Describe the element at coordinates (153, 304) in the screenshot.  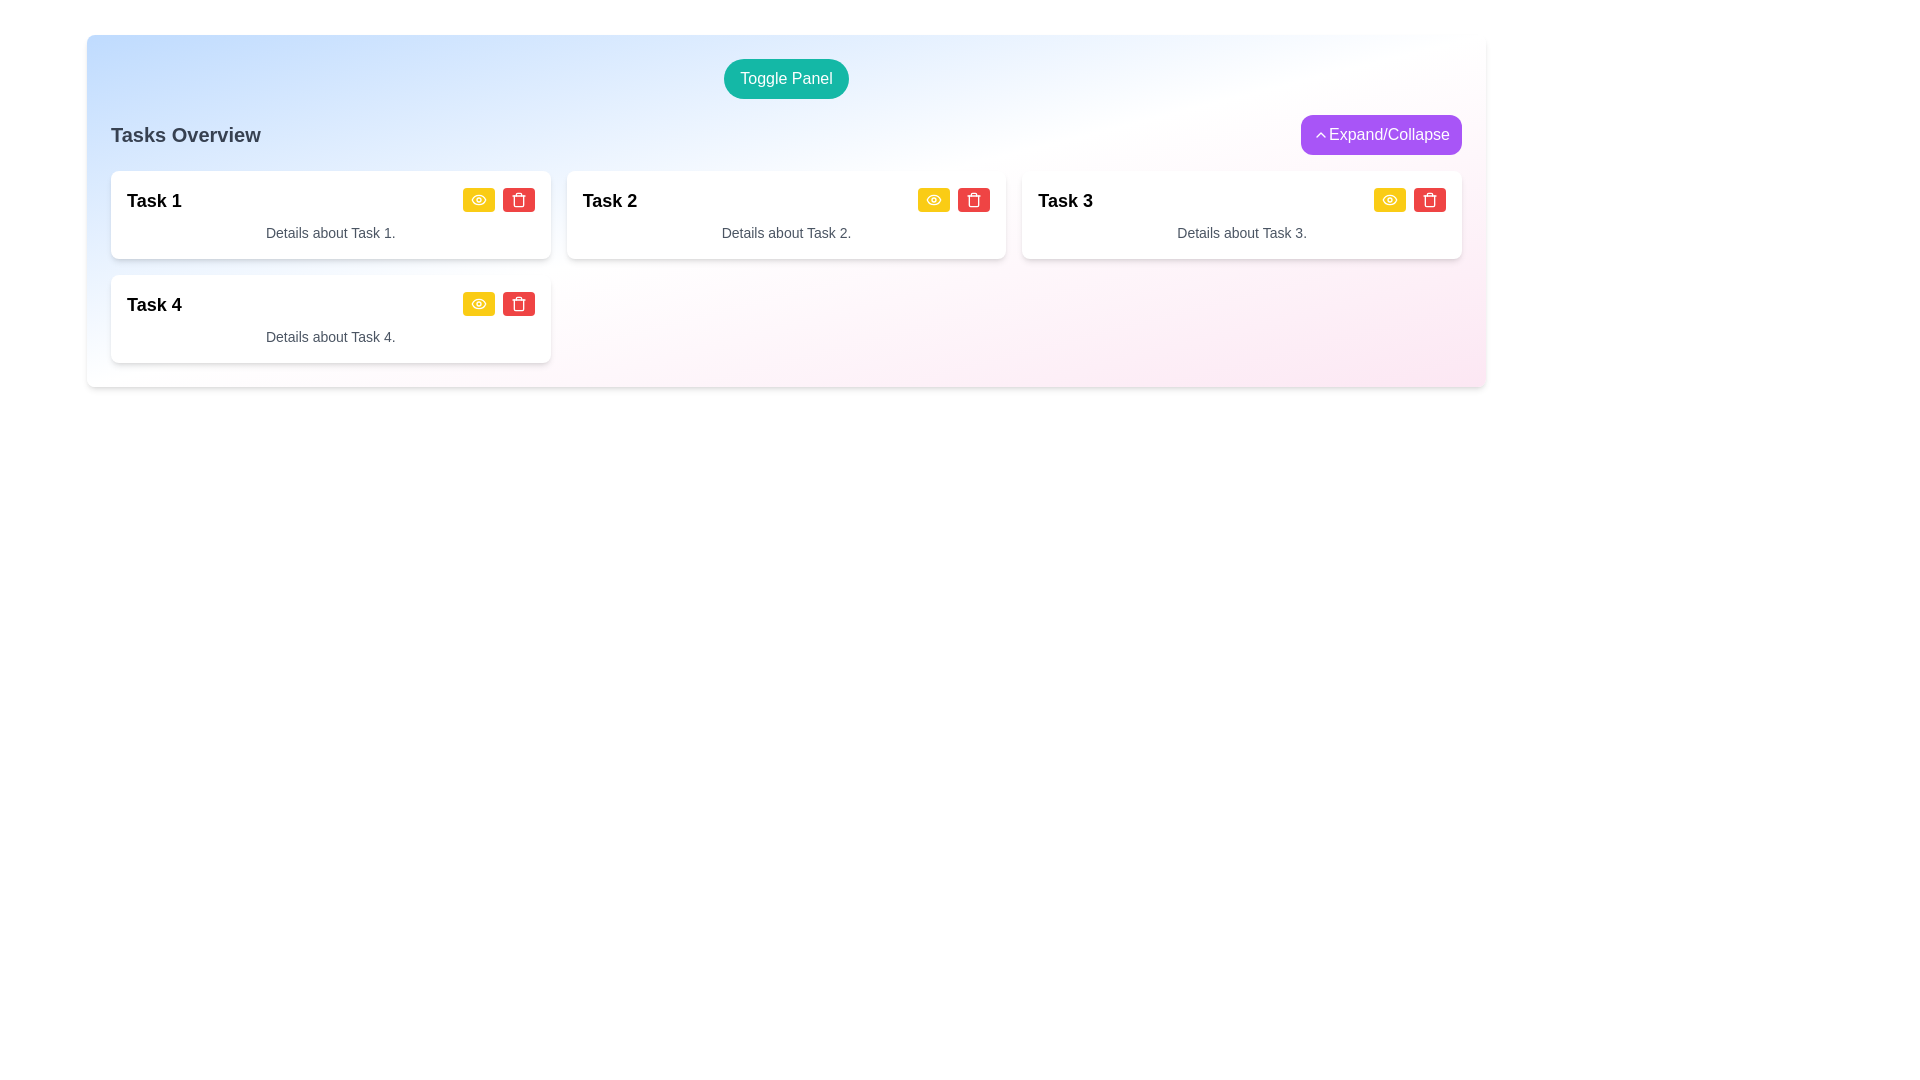
I see `the text label that serves as a title for task number 4 in the second row, first column of the task card grid` at that location.